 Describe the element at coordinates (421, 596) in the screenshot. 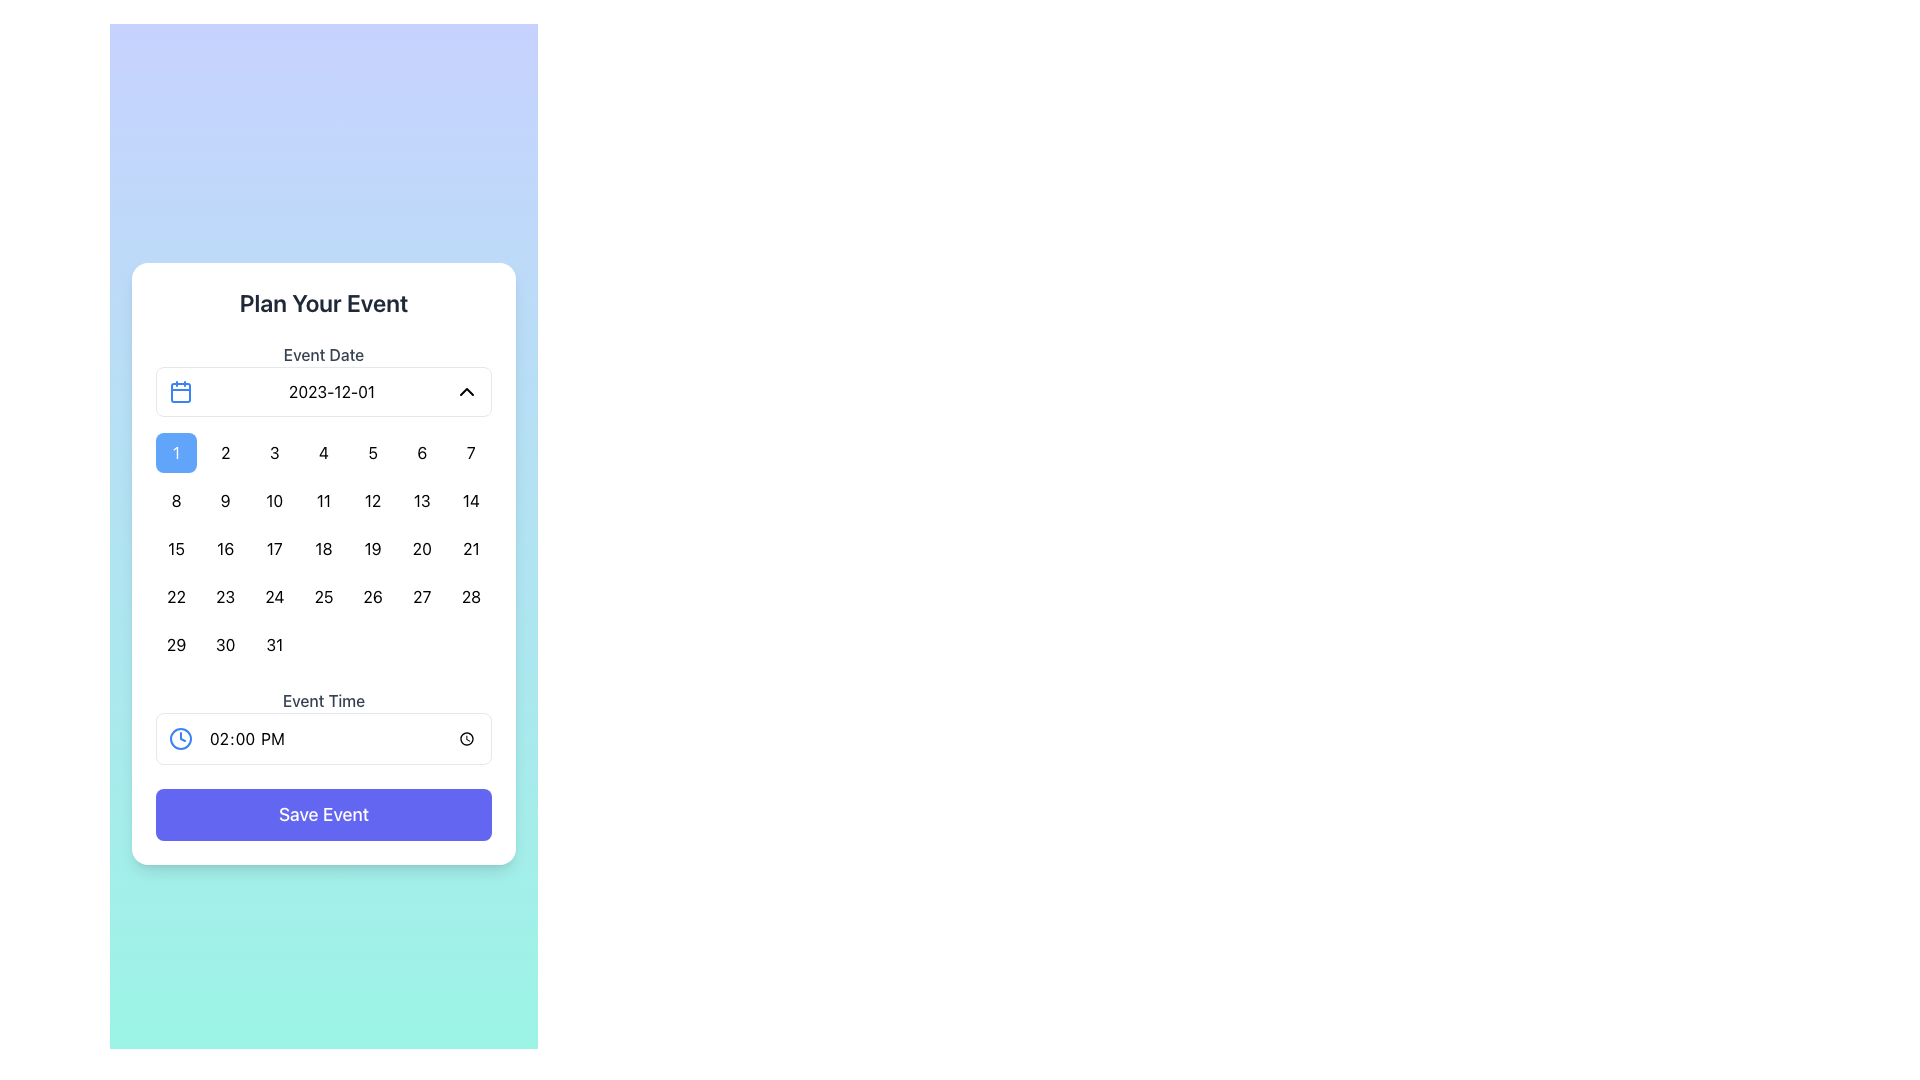

I see `the rounded rectangular button displaying the number '27'` at that location.